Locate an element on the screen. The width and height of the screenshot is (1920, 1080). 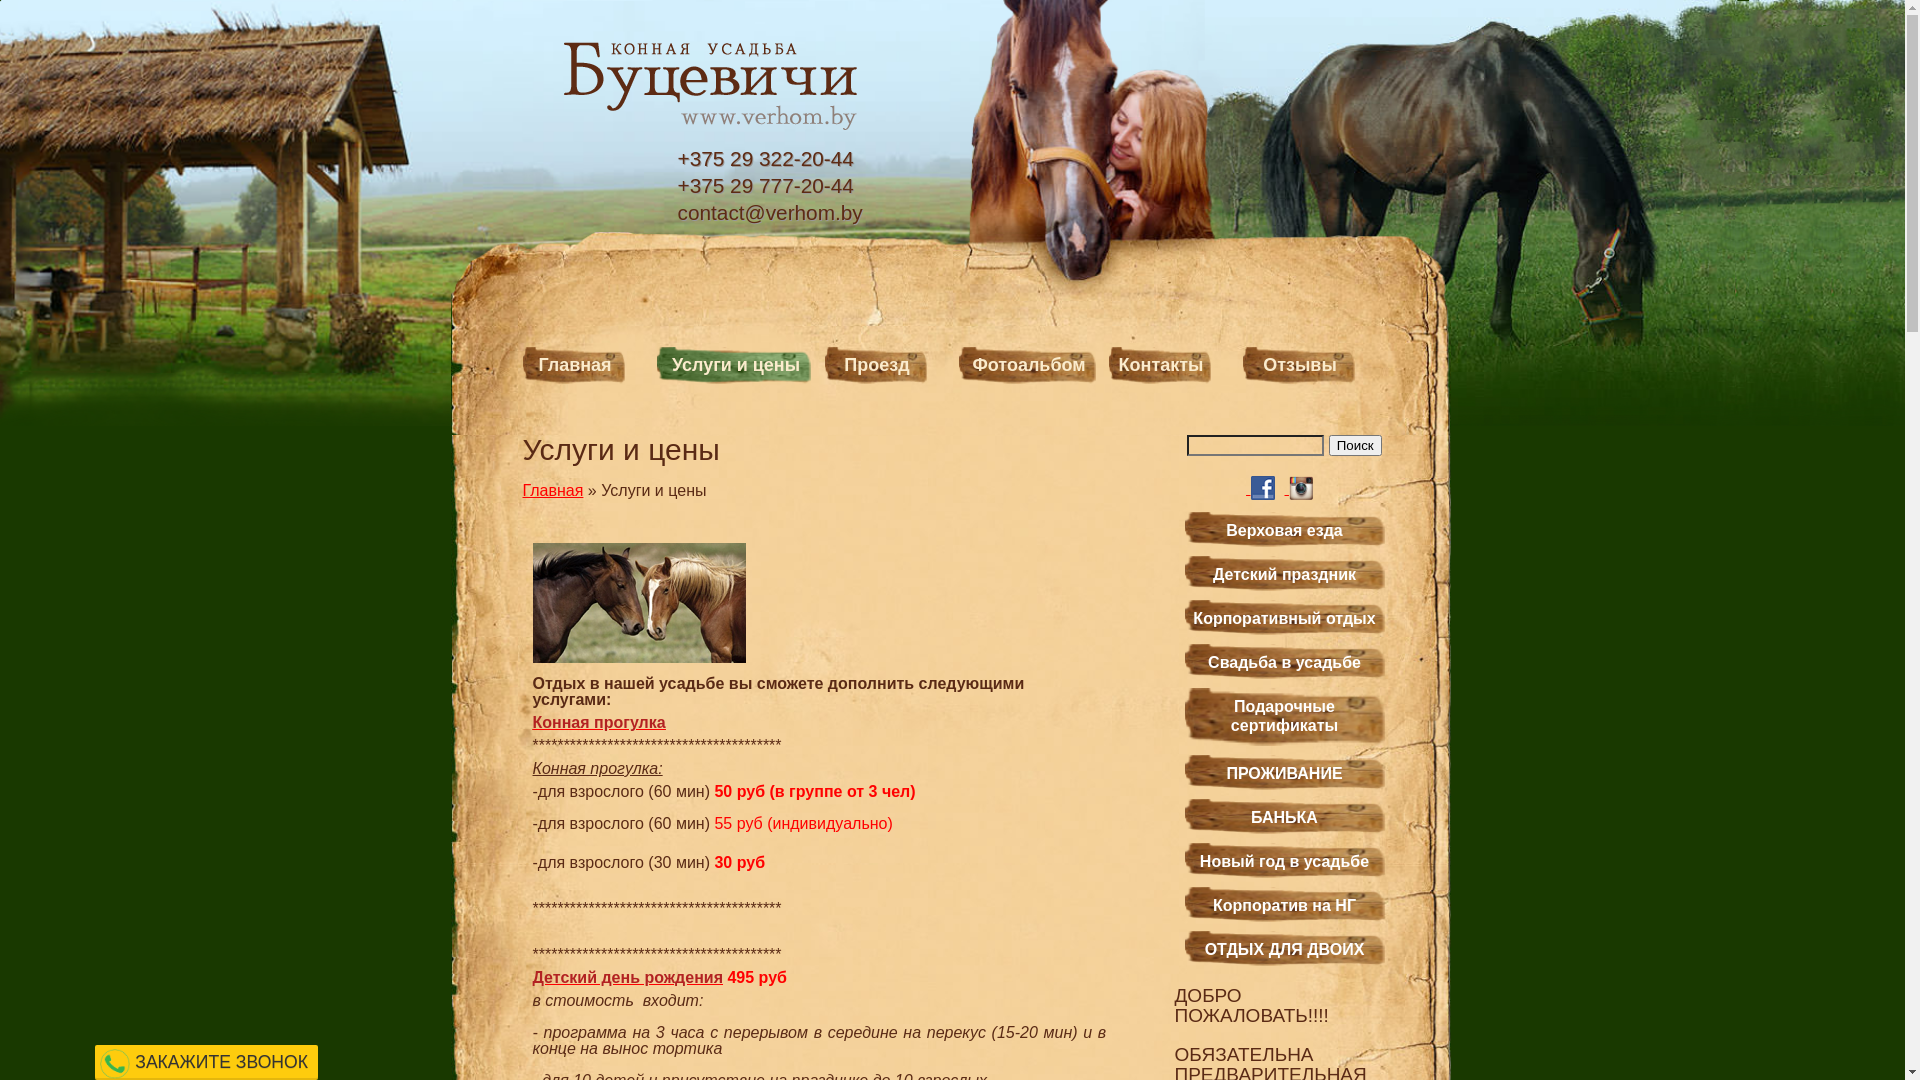
'+375 29 777-20-44' is located at coordinates (769, 185).